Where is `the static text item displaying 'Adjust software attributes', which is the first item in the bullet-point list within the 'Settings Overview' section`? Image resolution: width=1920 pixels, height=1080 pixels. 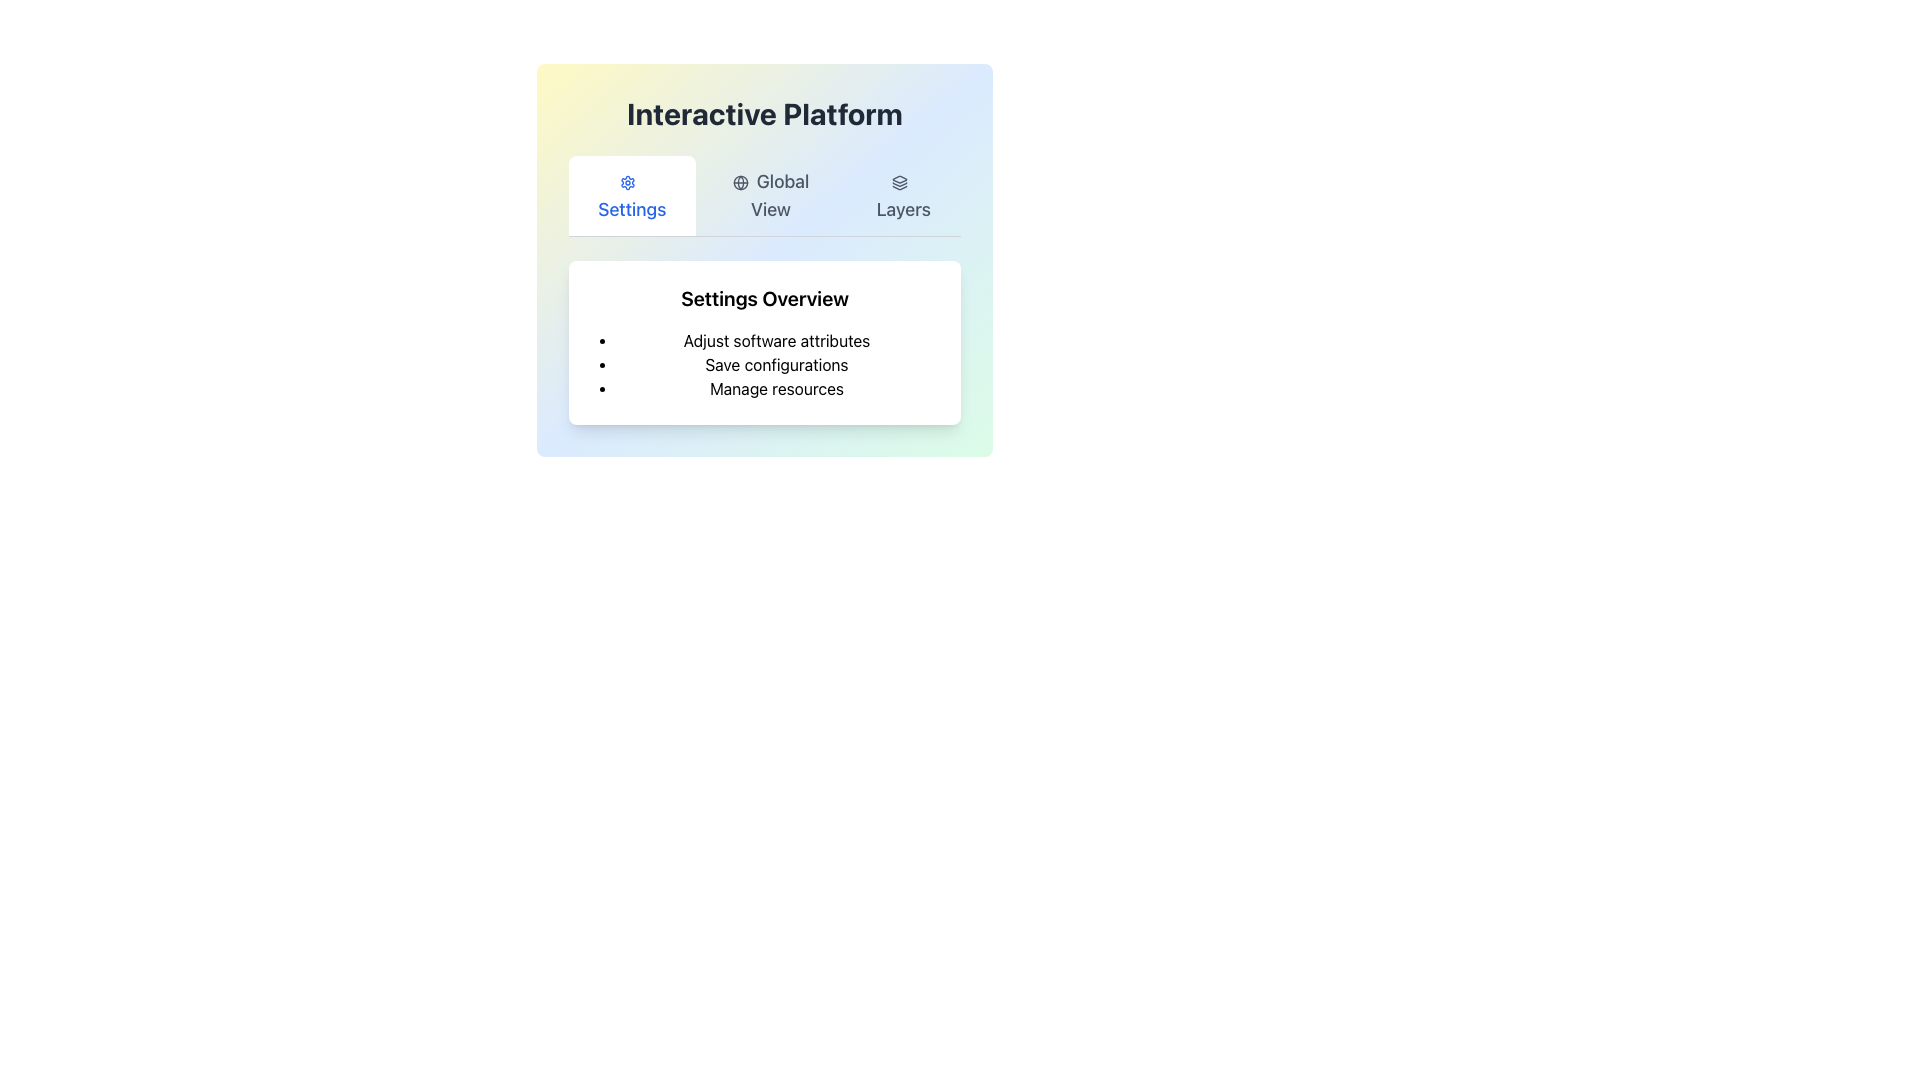
the static text item displaying 'Adjust software attributes', which is the first item in the bullet-point list within the 'Settings Overview' section is located at coordinates (776, 339).